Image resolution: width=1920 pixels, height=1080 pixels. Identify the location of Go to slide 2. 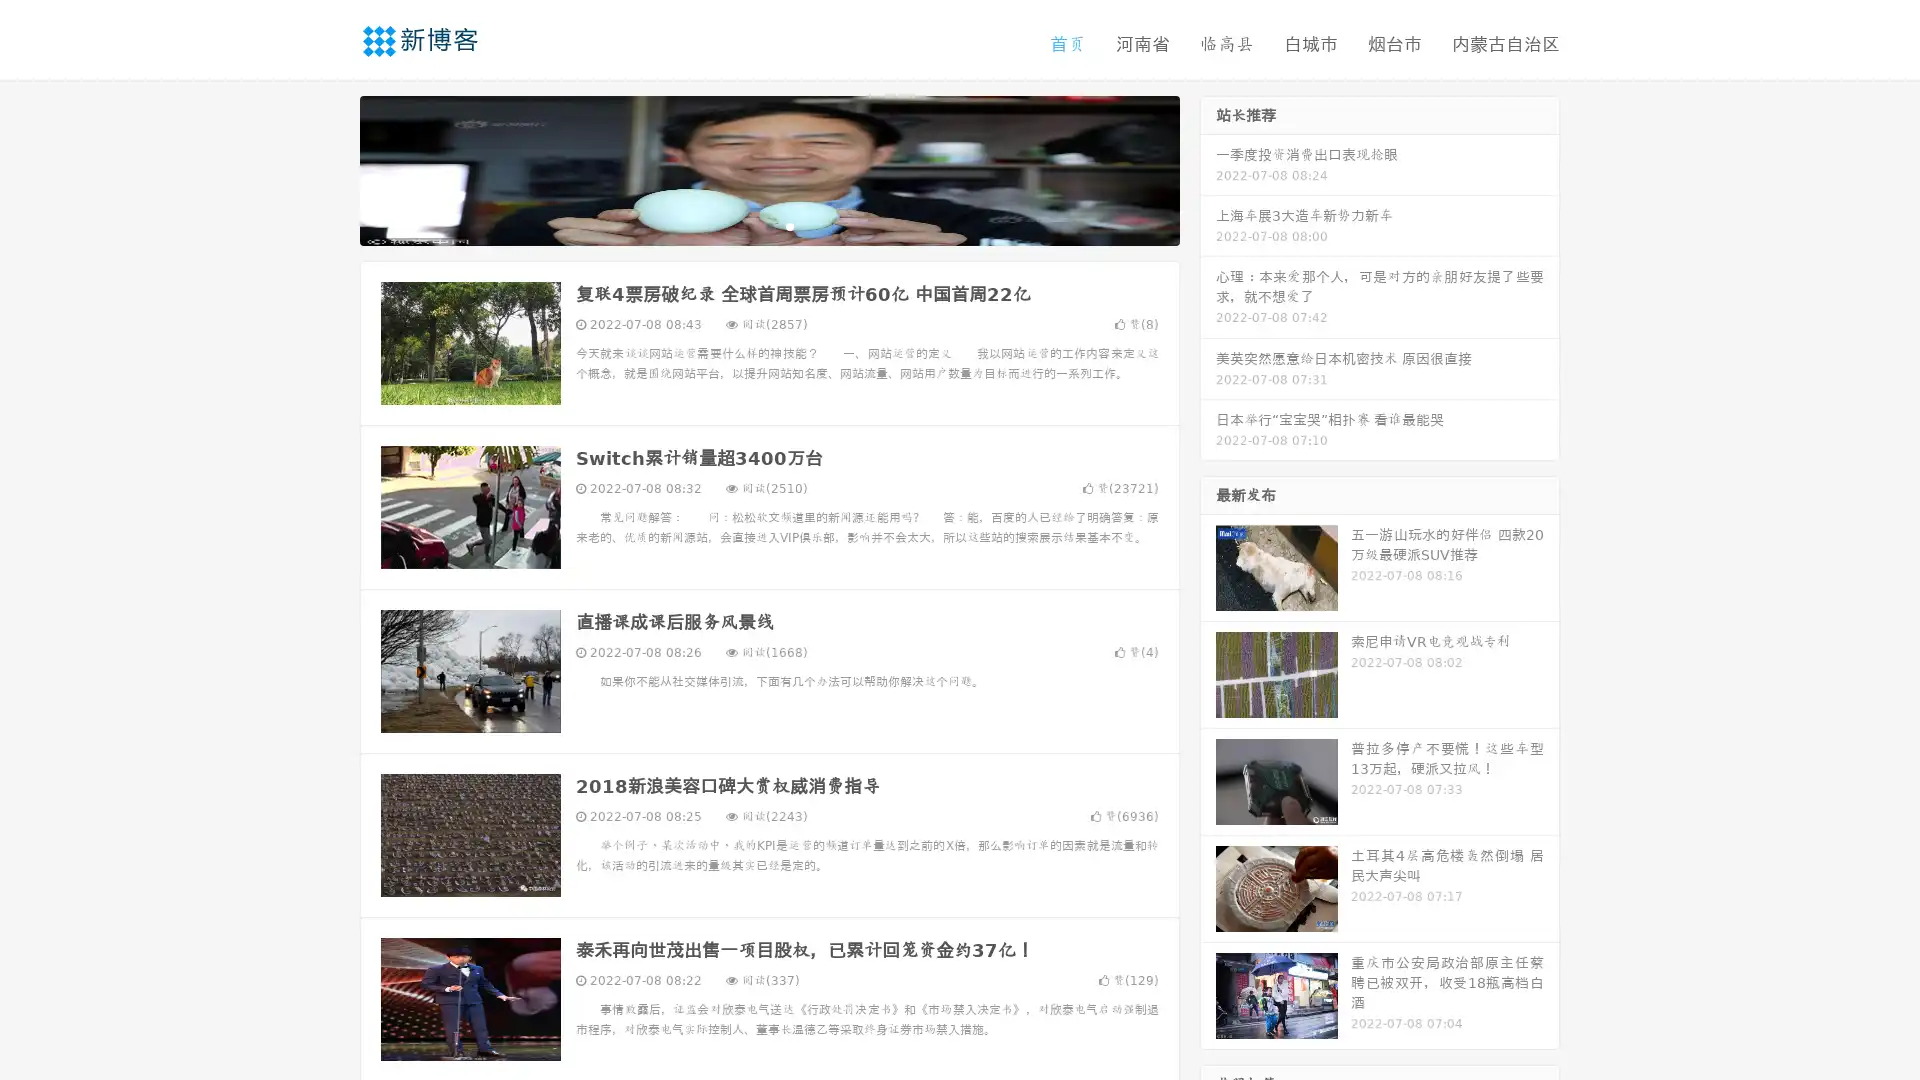
(768, 225).